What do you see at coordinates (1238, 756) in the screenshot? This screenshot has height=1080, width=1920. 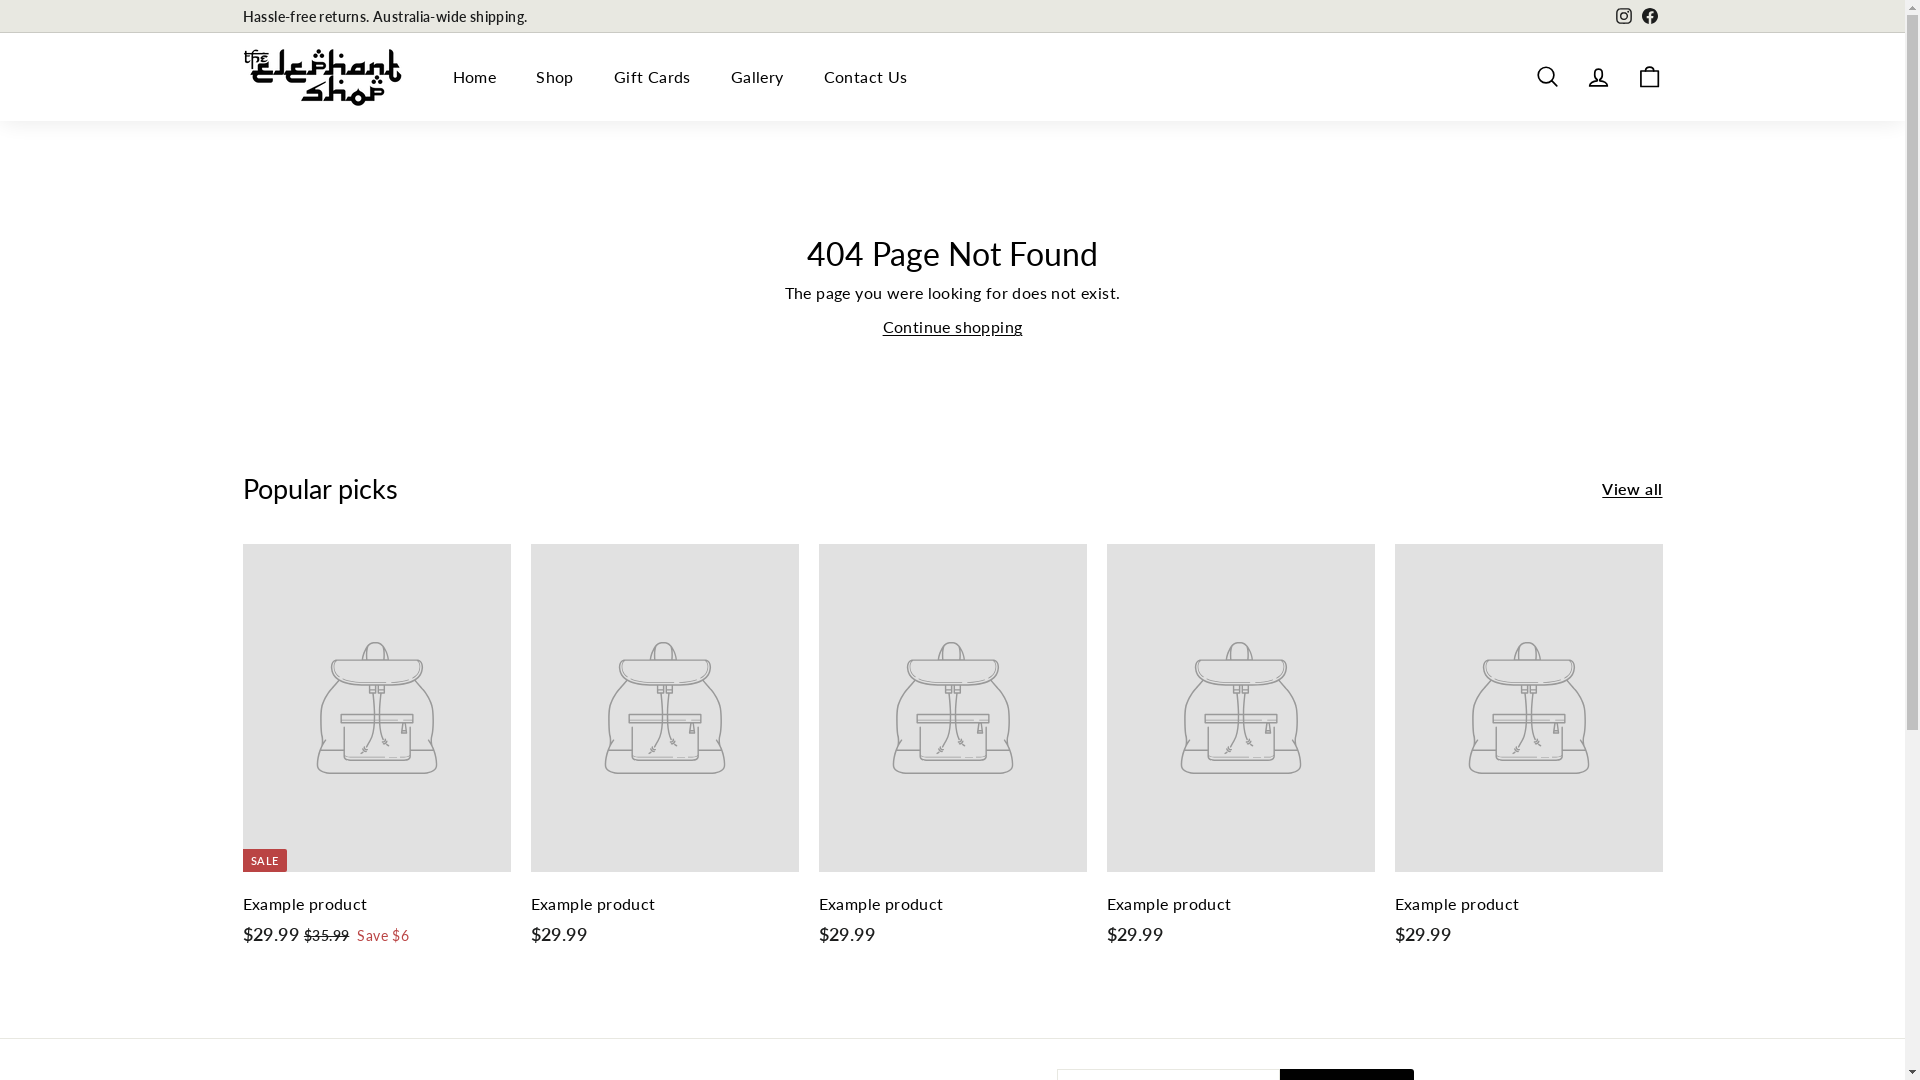 I see `'Example product` at bounding box center [1238, 756].